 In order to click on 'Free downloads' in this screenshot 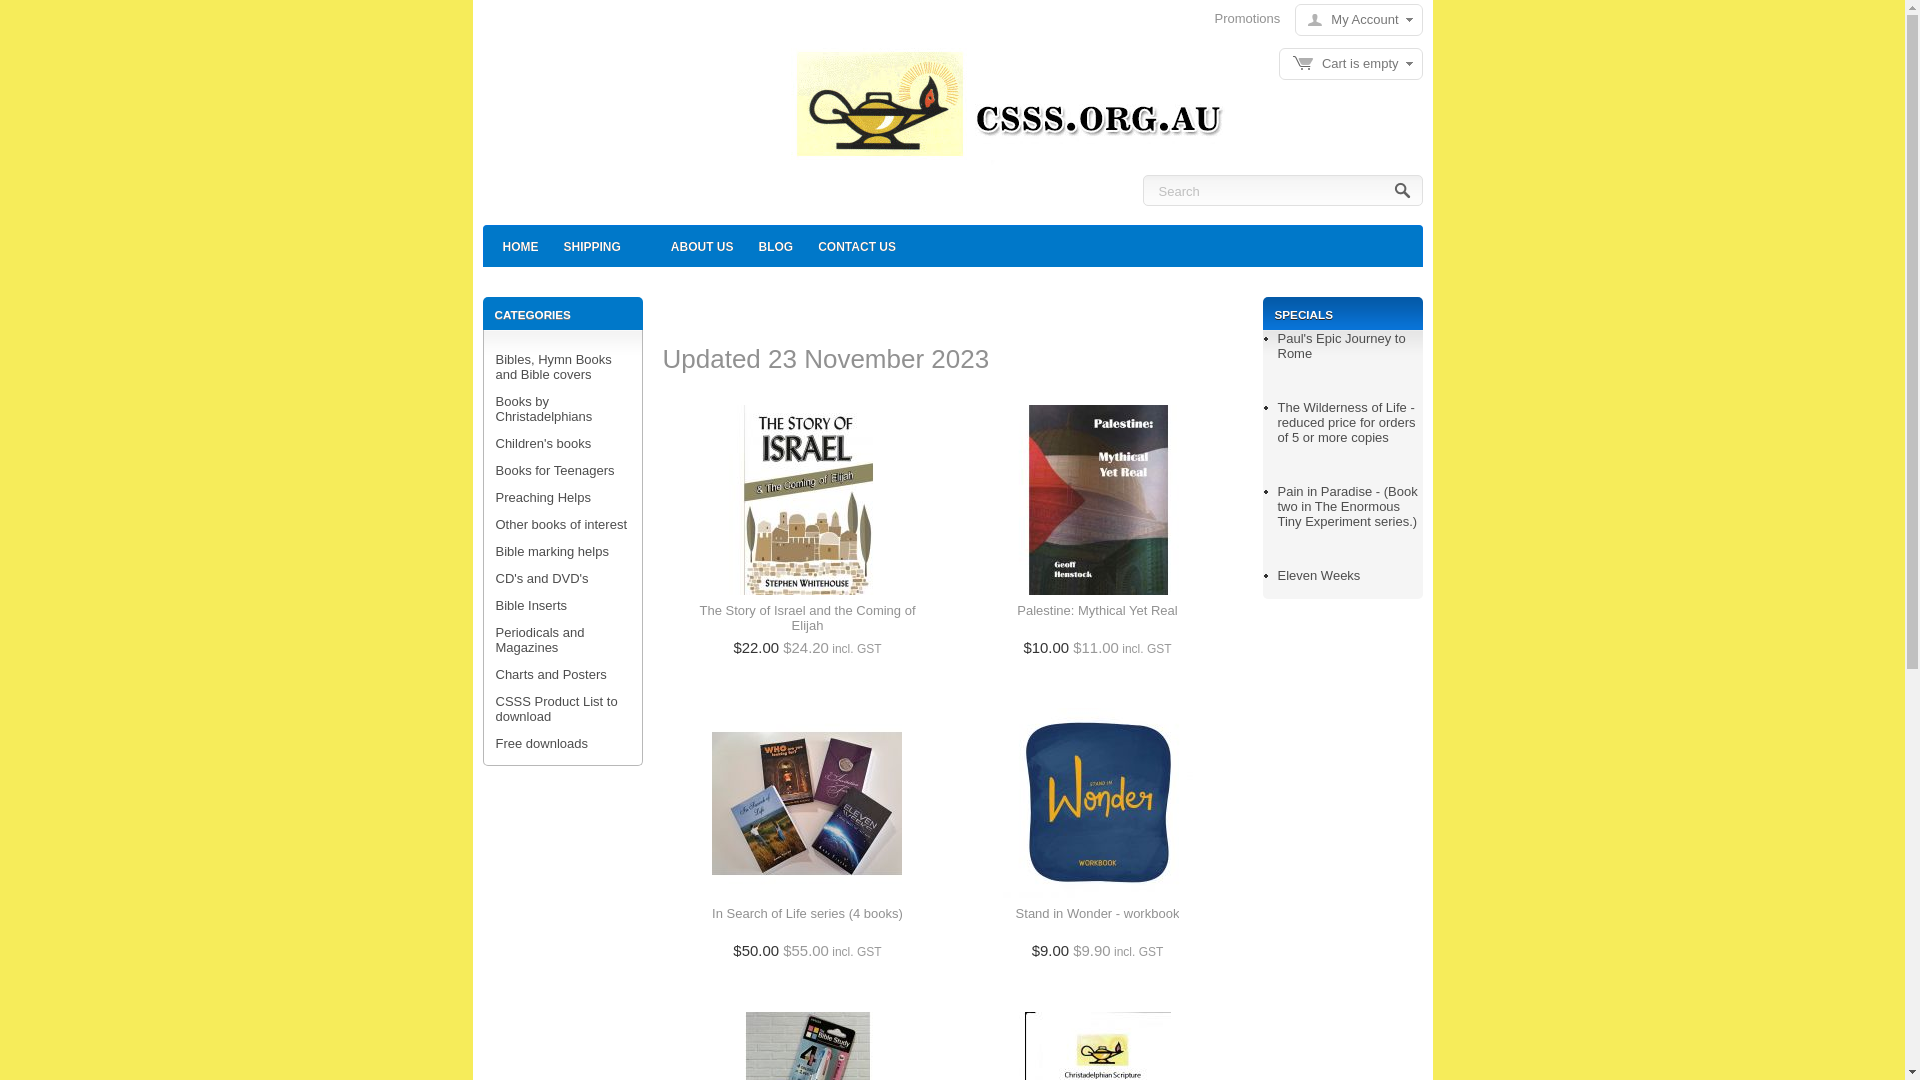, I will do `click(542, 743)`.